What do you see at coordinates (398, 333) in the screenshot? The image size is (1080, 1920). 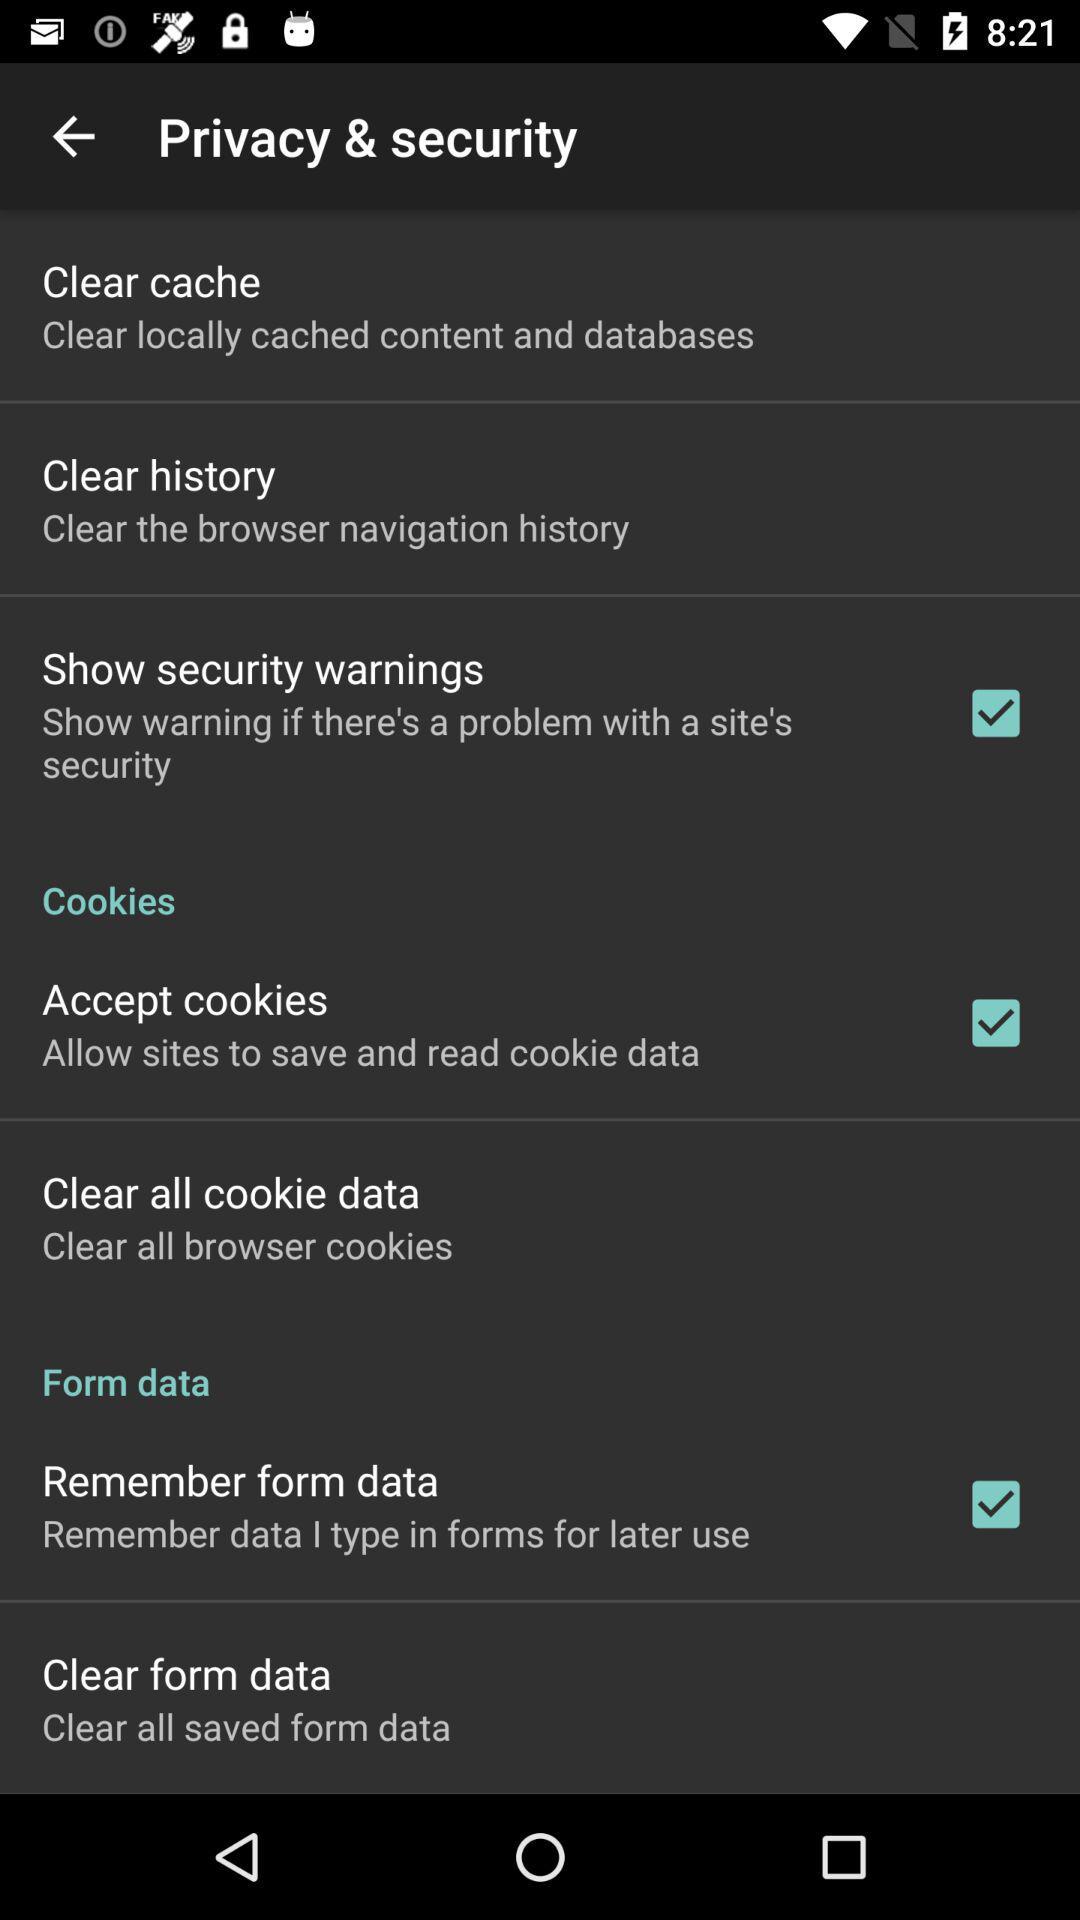 I see `clear locally cached` at bounding box center [398, 333].